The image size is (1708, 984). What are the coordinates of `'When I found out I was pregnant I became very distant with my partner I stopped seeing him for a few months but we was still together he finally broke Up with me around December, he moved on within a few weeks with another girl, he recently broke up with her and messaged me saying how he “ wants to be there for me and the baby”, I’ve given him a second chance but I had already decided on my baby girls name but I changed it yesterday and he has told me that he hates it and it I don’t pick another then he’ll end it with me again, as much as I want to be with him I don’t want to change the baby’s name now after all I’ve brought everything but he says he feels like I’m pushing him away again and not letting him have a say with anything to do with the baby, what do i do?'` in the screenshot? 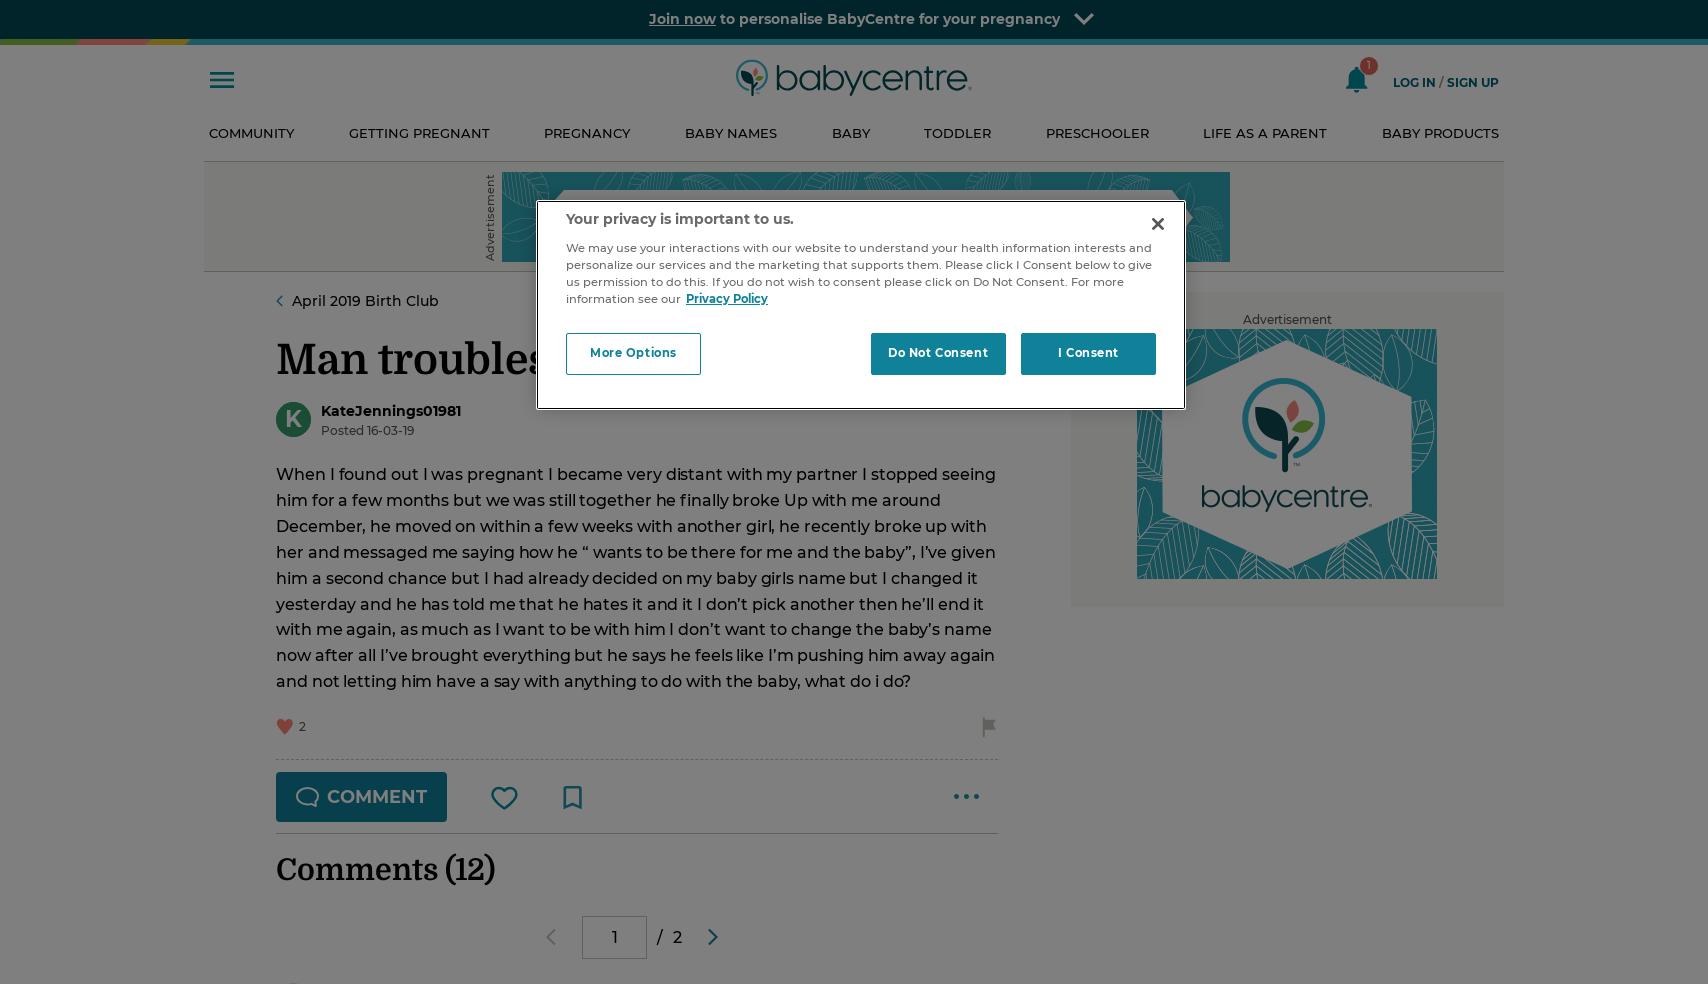 It's located at (637, 577).